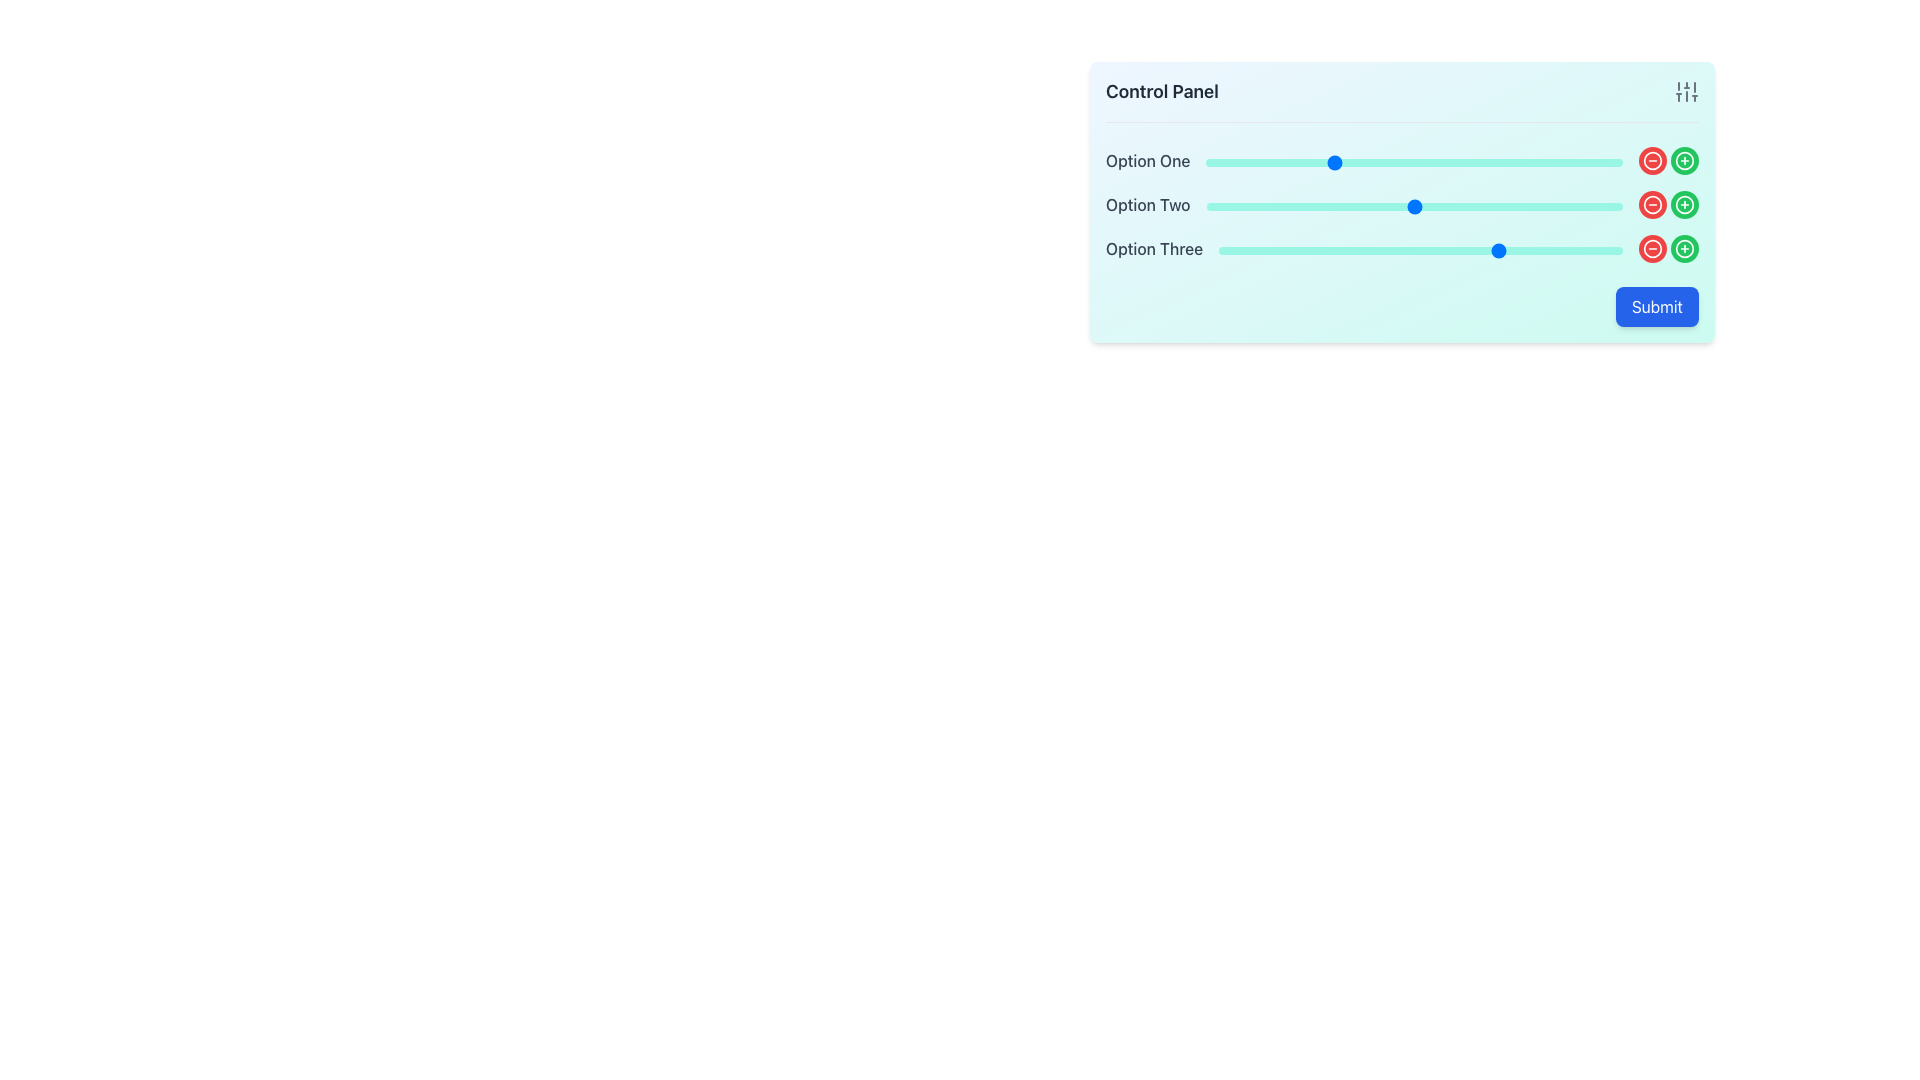 This screenshot has height=1080, width=1920. Describe the element at coordinates (1610, 249) in the screenshot. I see `the slider value` at that location.